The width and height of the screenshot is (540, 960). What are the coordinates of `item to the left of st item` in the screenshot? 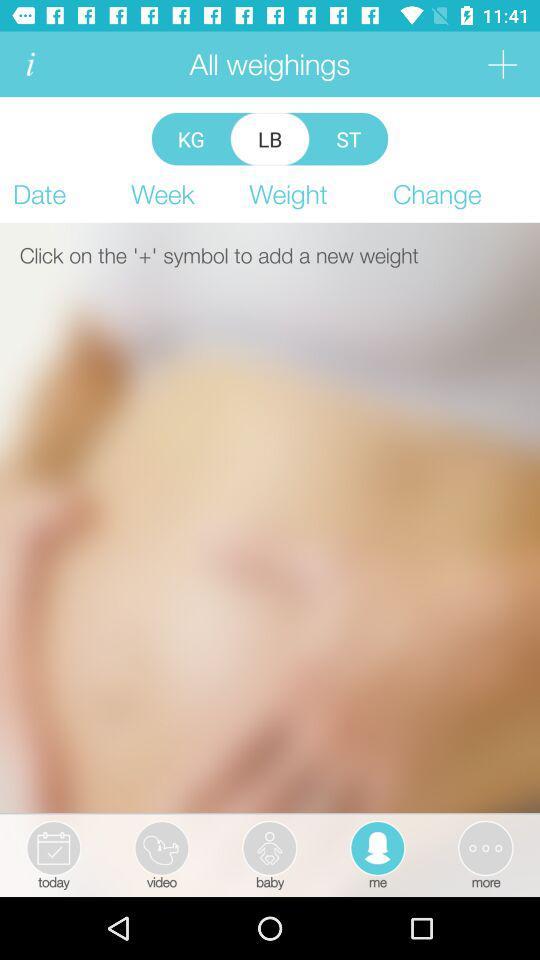 It's located at (270, 138).